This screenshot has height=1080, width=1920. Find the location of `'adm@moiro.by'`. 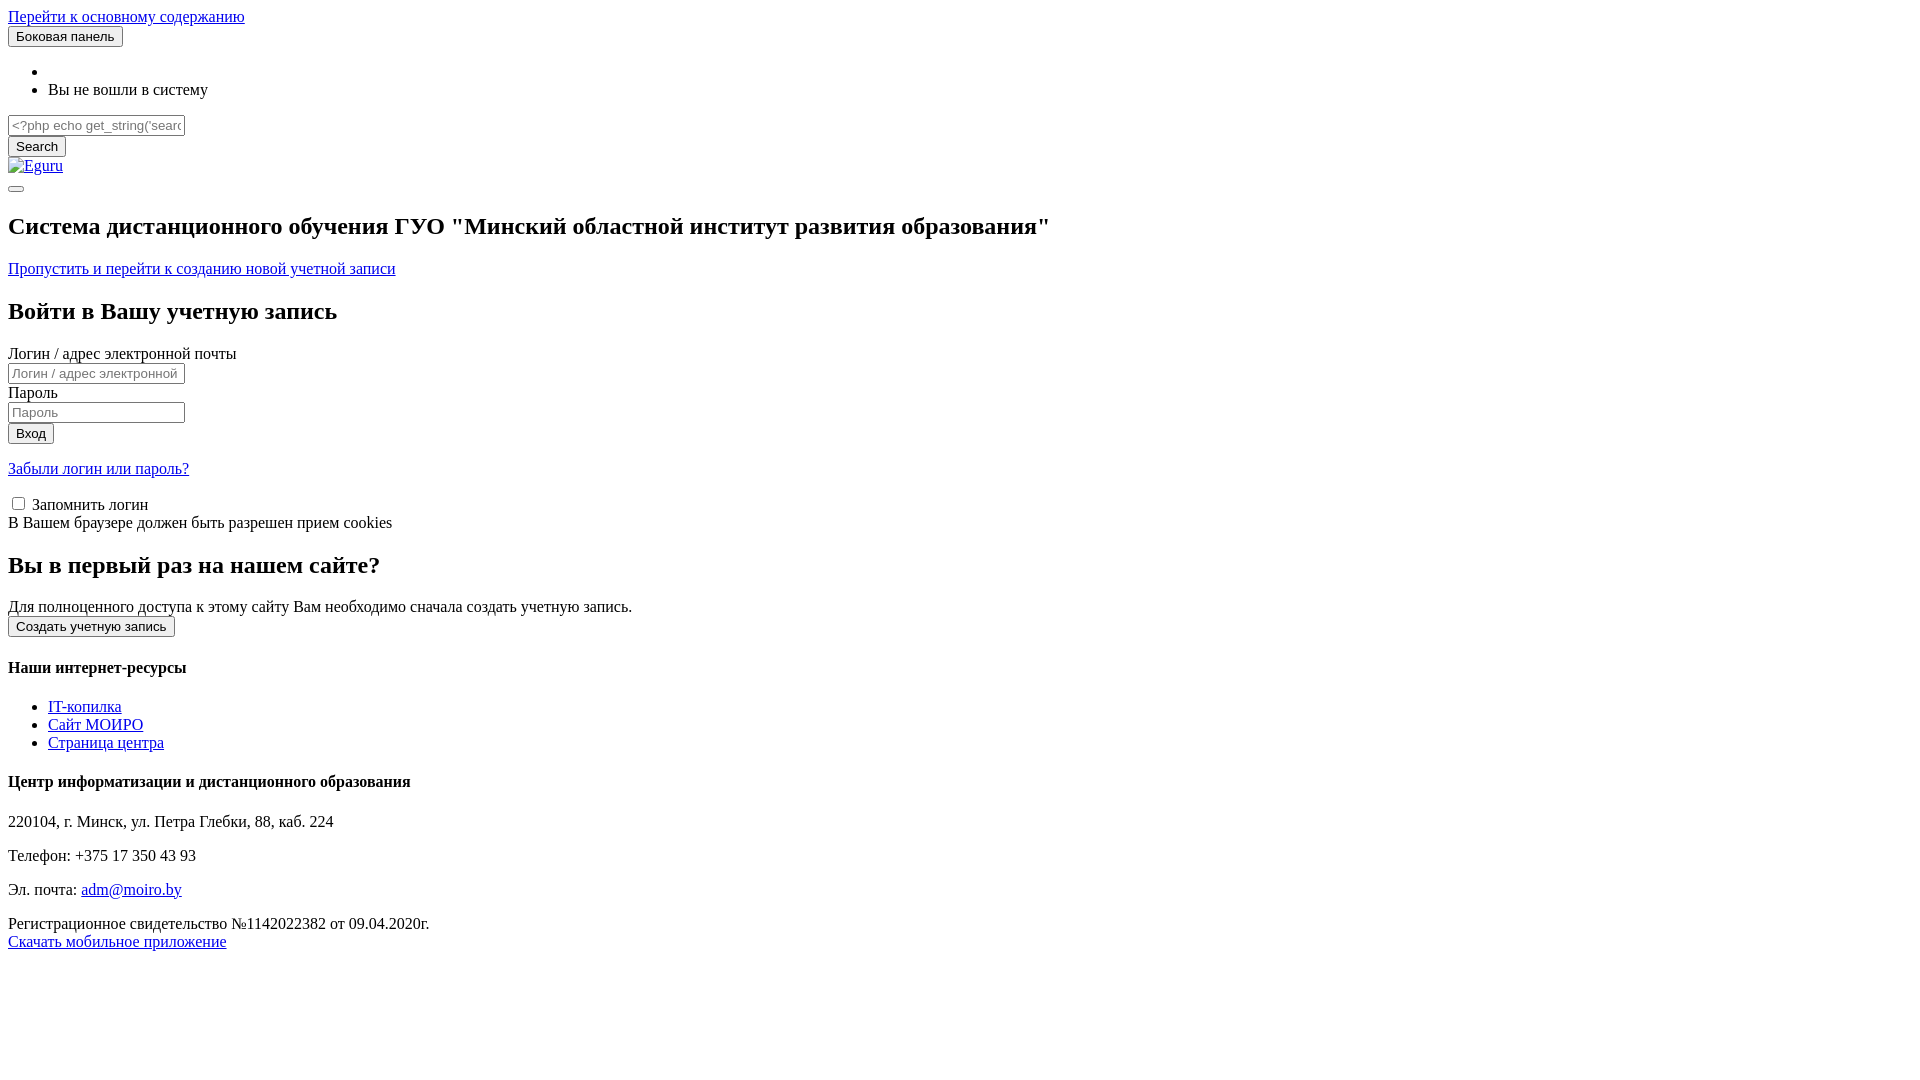

'adm@moiro.by' is located at coordinates (130, 887).